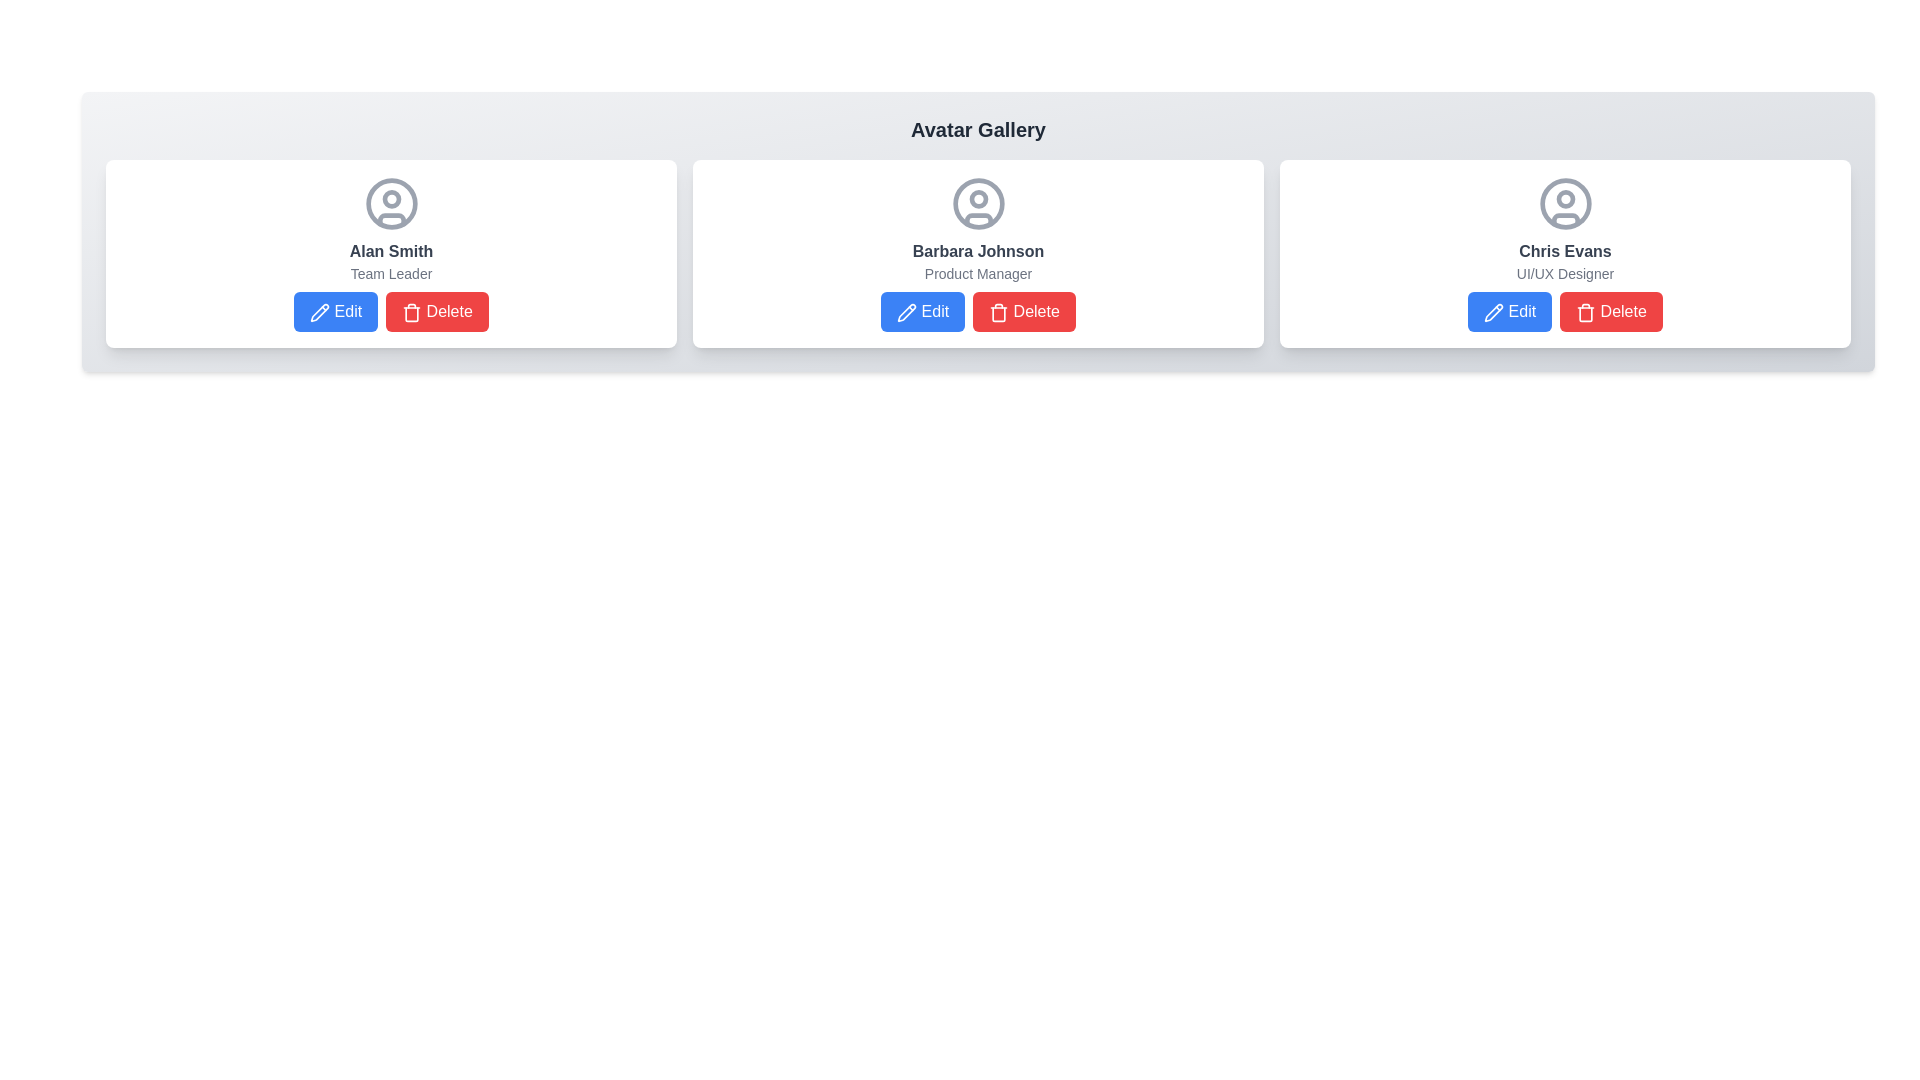 The width and height of the screenshot is (1920, 1080). I want to click on the inner smaller circular graphical element of the user avatar for 'Alan Smith', the first user card at the top, so click(391, 199).